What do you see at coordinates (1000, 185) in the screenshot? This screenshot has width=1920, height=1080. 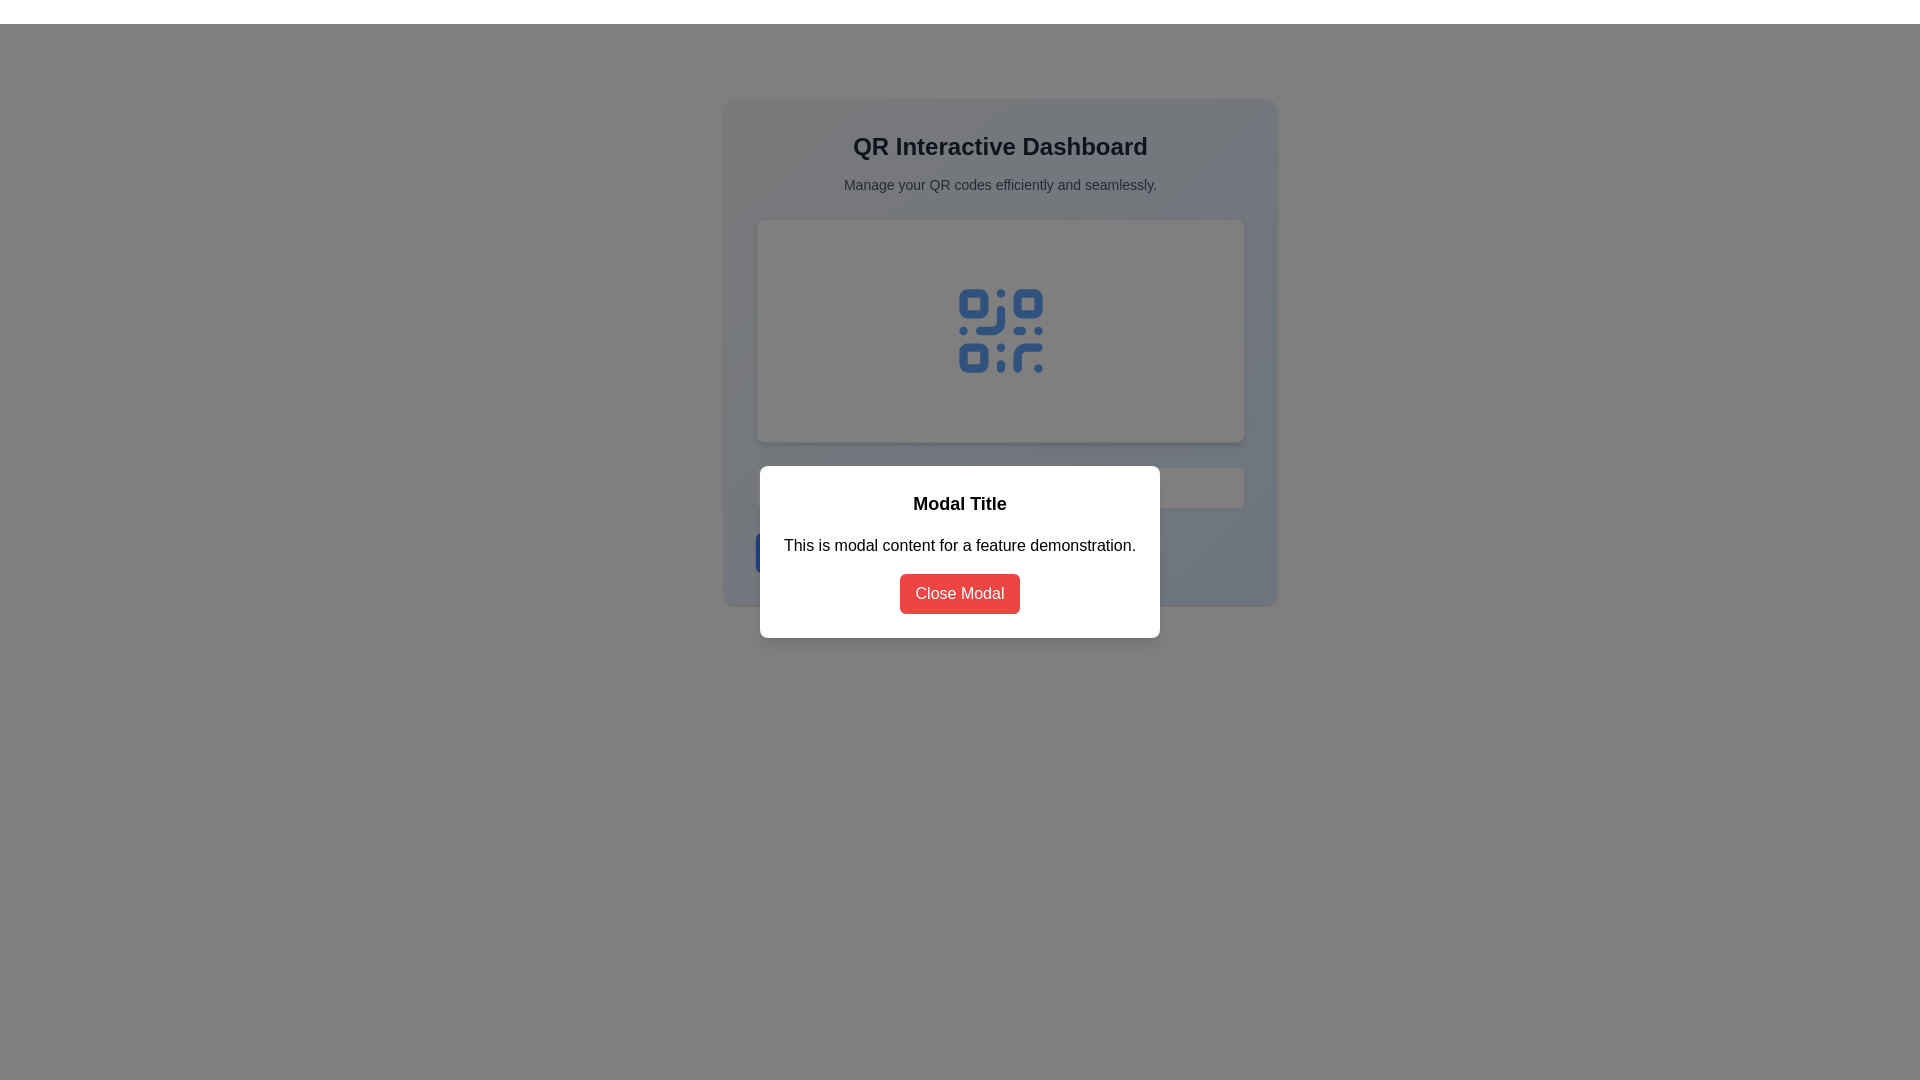 I see `the descriptive subtitle located below the title 'QR Interactive Dashboard' and above the central graphic feature, positioned at the center horizontally` at bounding box center [1000, 185].